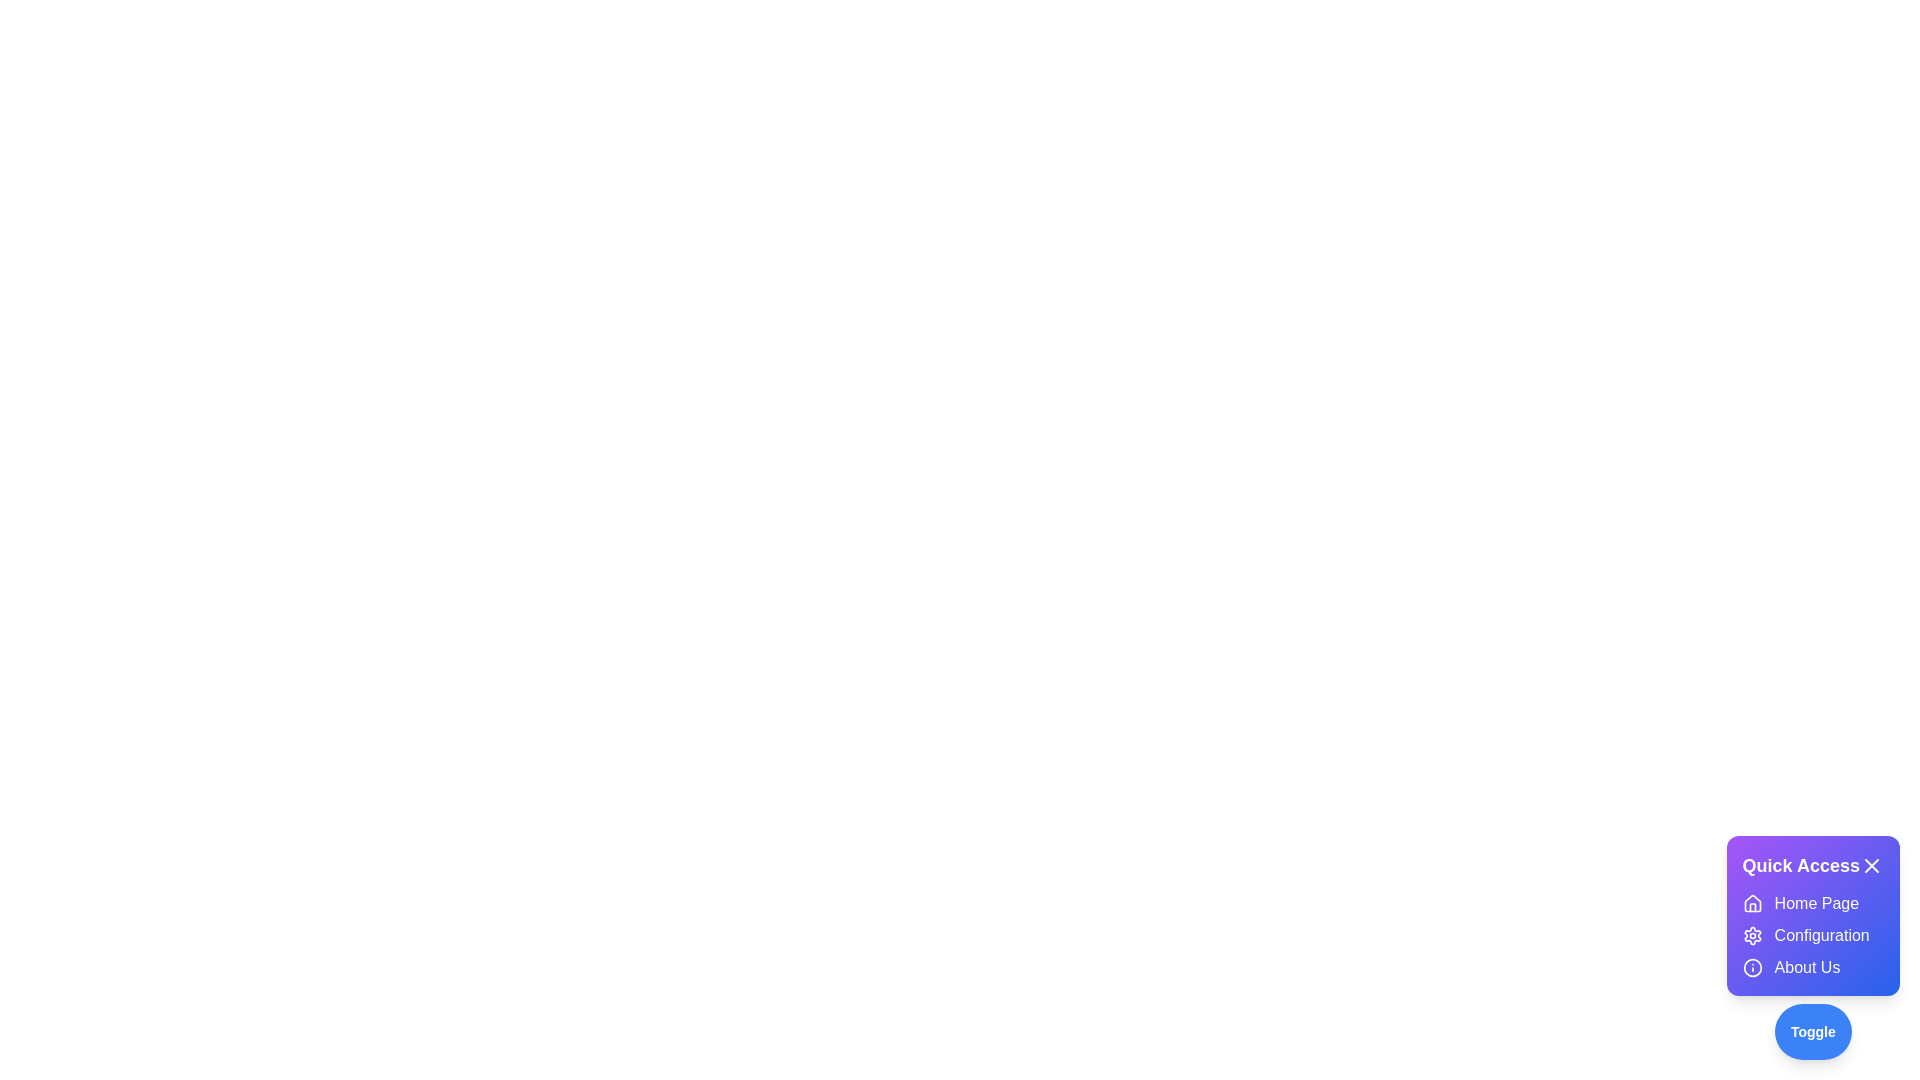  I want to click on the second text label in the 'Quick Access' vertical navigation menu, so click(1822, 936).